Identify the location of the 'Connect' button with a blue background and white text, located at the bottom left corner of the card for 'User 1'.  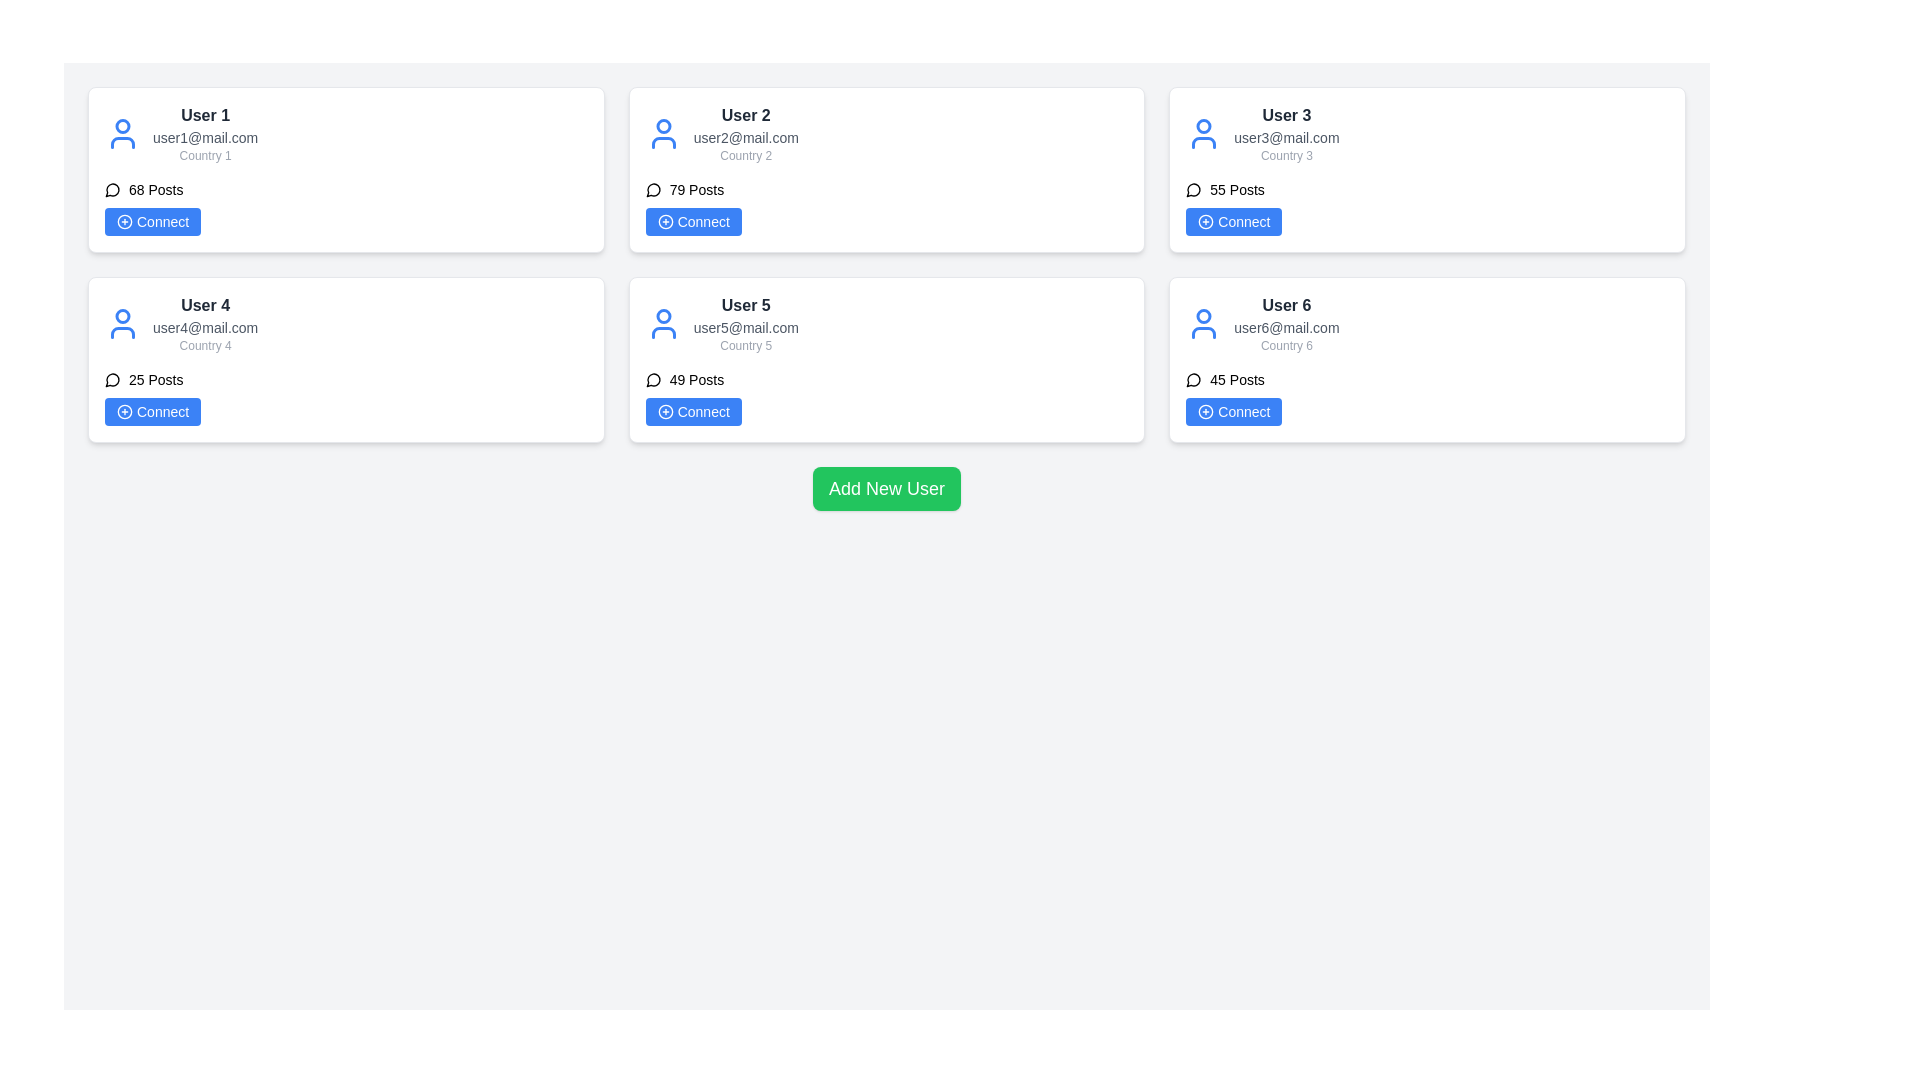
(152, 222).